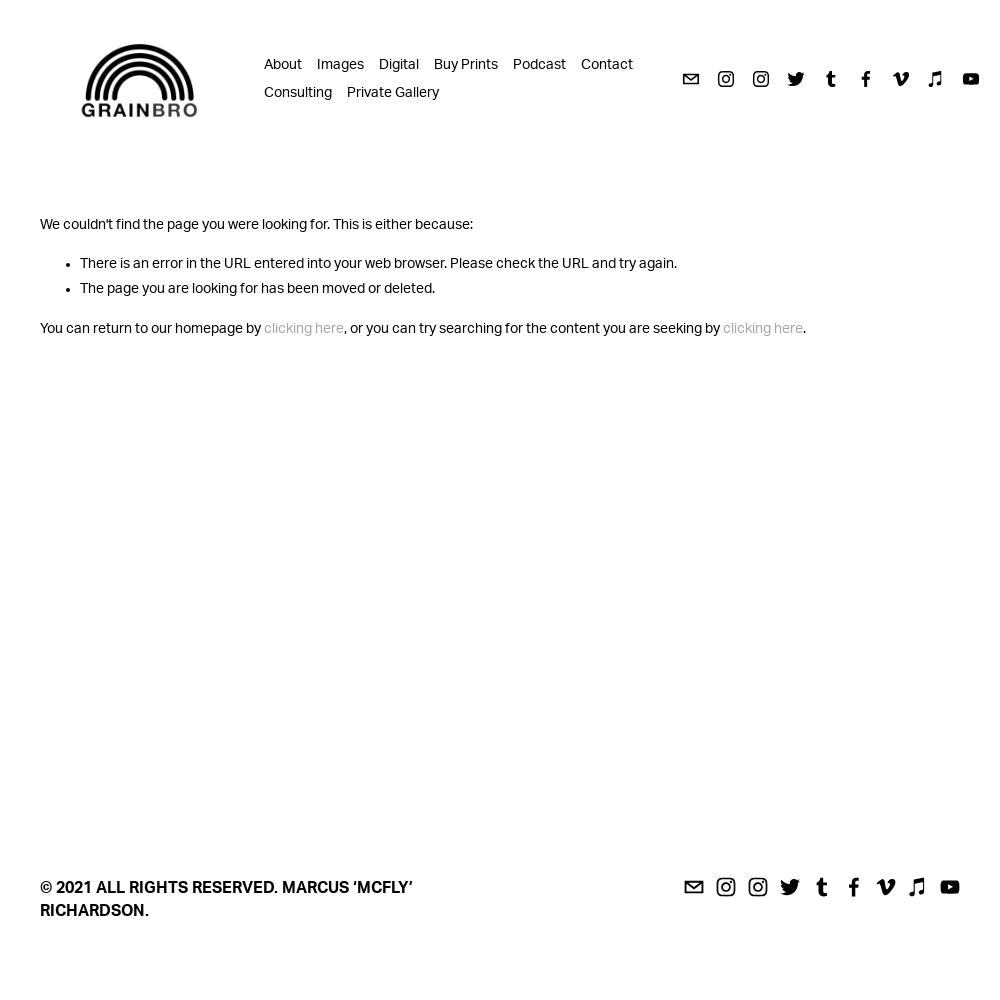 This screenshot has height=1000, width=1000. What do you see at coordinates (378, 264) in the screenshot?
I see `'There is an error in the URL entered into your web browser. Please check the URL and try again.'` at bounding box center [378, 264].